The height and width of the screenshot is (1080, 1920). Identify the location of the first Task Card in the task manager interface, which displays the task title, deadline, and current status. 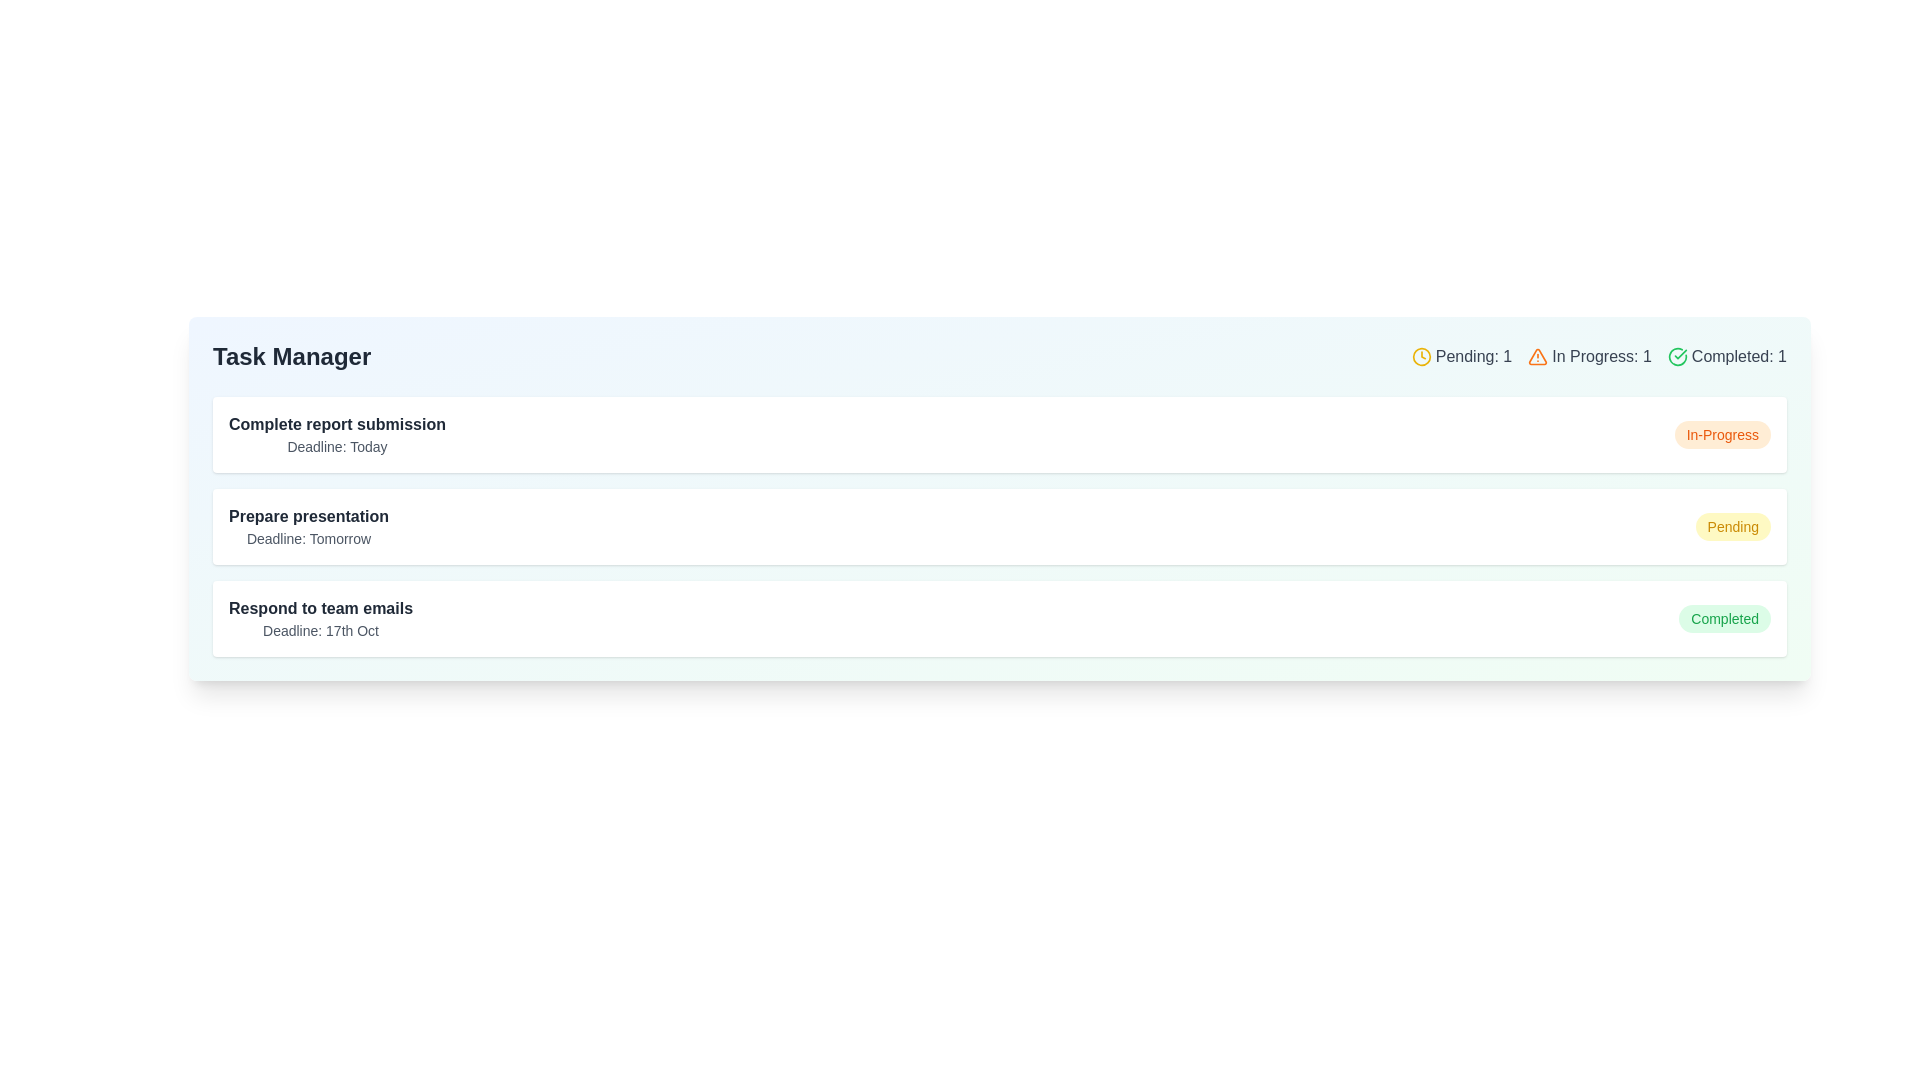
(999, 434).